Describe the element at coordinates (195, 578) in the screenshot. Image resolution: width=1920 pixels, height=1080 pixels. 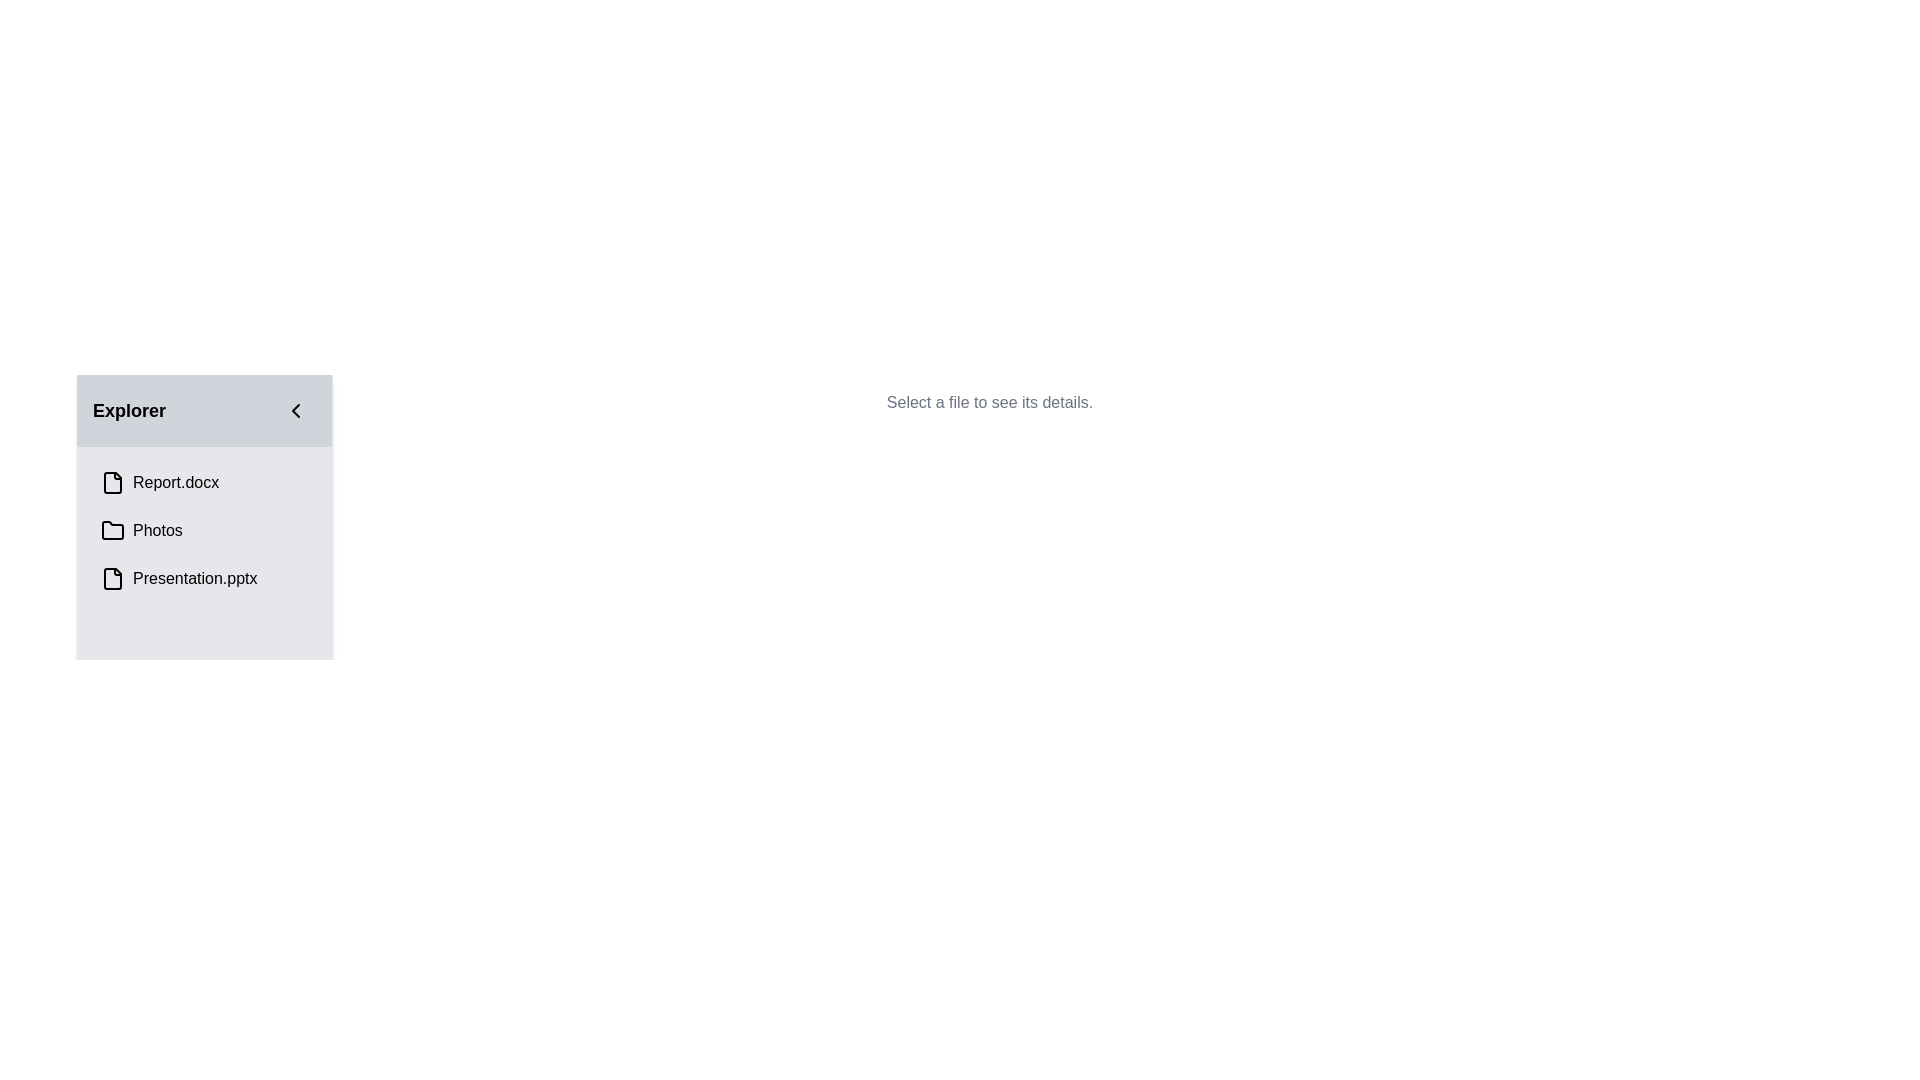
I see `the text label 'Presentation.pptx' in the file explorer panel` at that location.